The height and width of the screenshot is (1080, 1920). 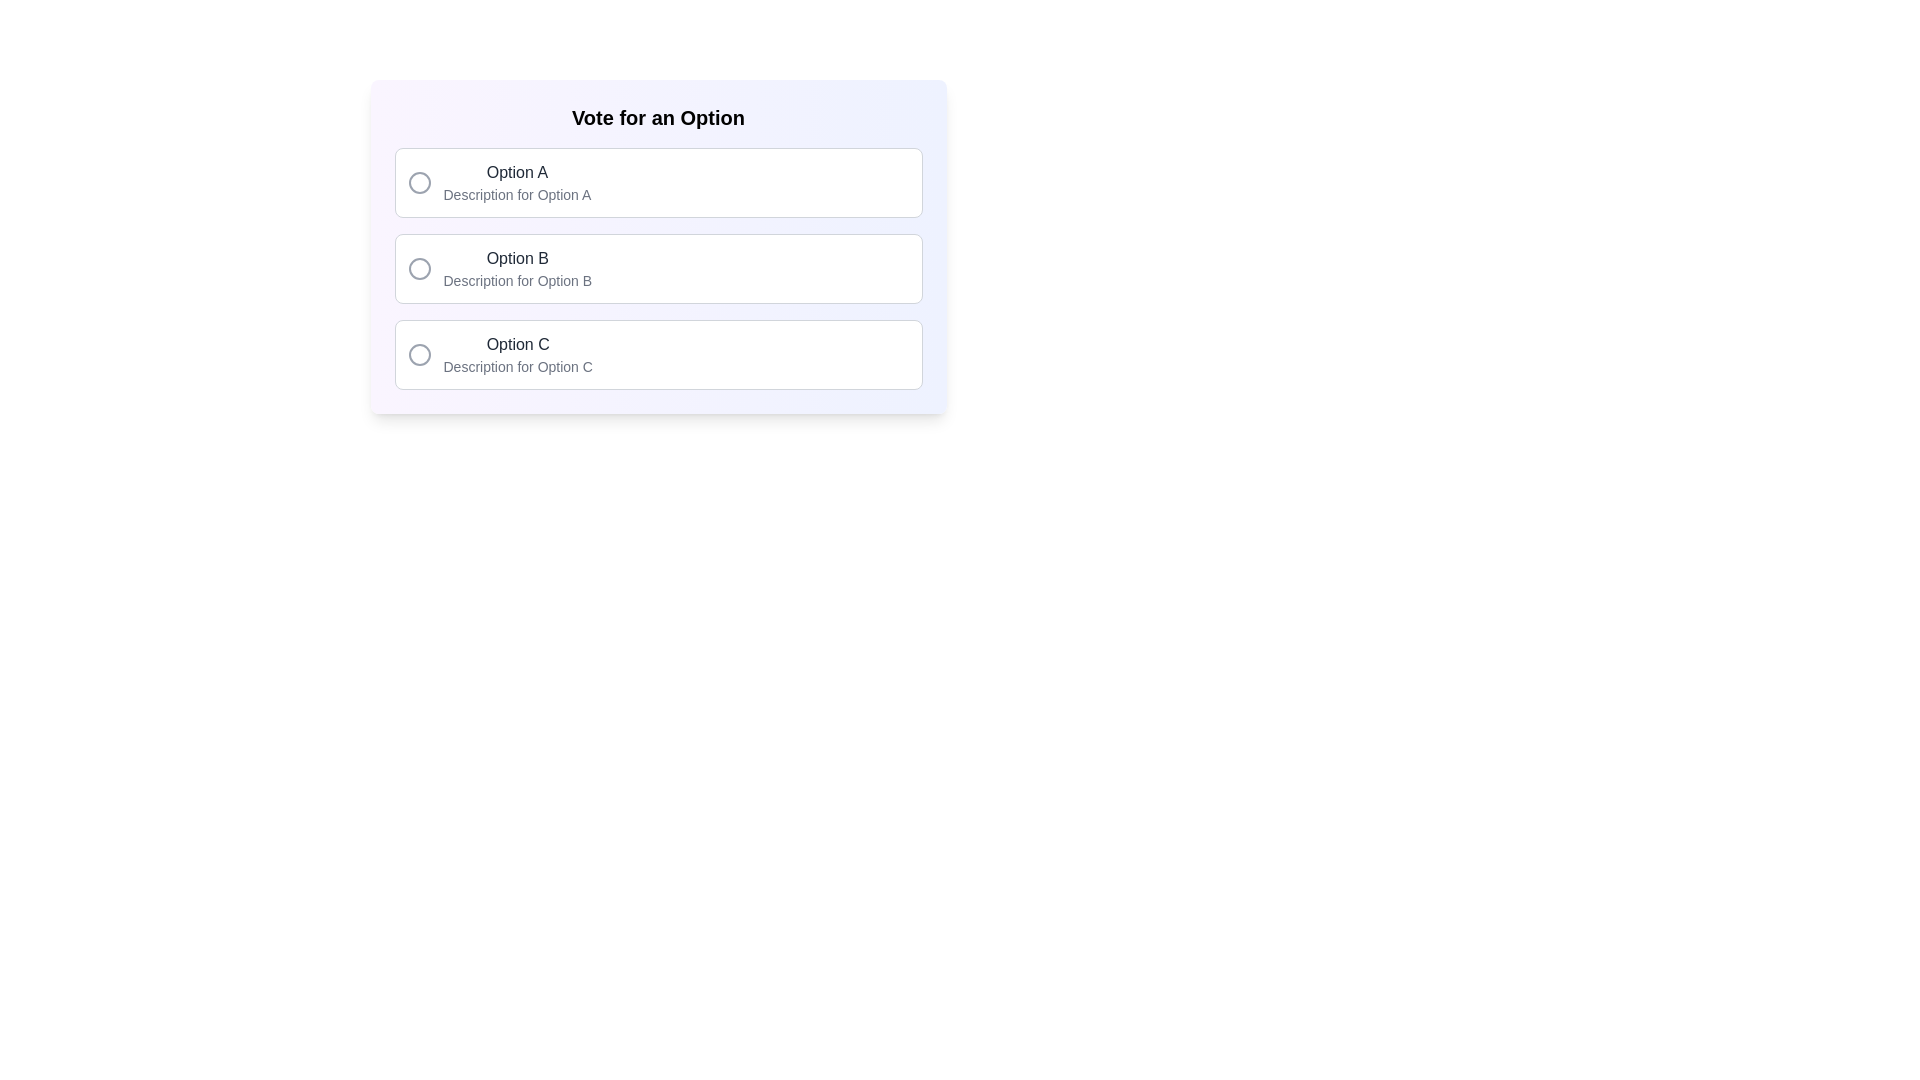 What do you see at coordinates (517, 182) in the screenshot?
I see `the interactive controls related to the 'Option A' text block, which serves as a label and description for the first selectable option in the multi-choice voting interface` at bounding box center [517, 182].